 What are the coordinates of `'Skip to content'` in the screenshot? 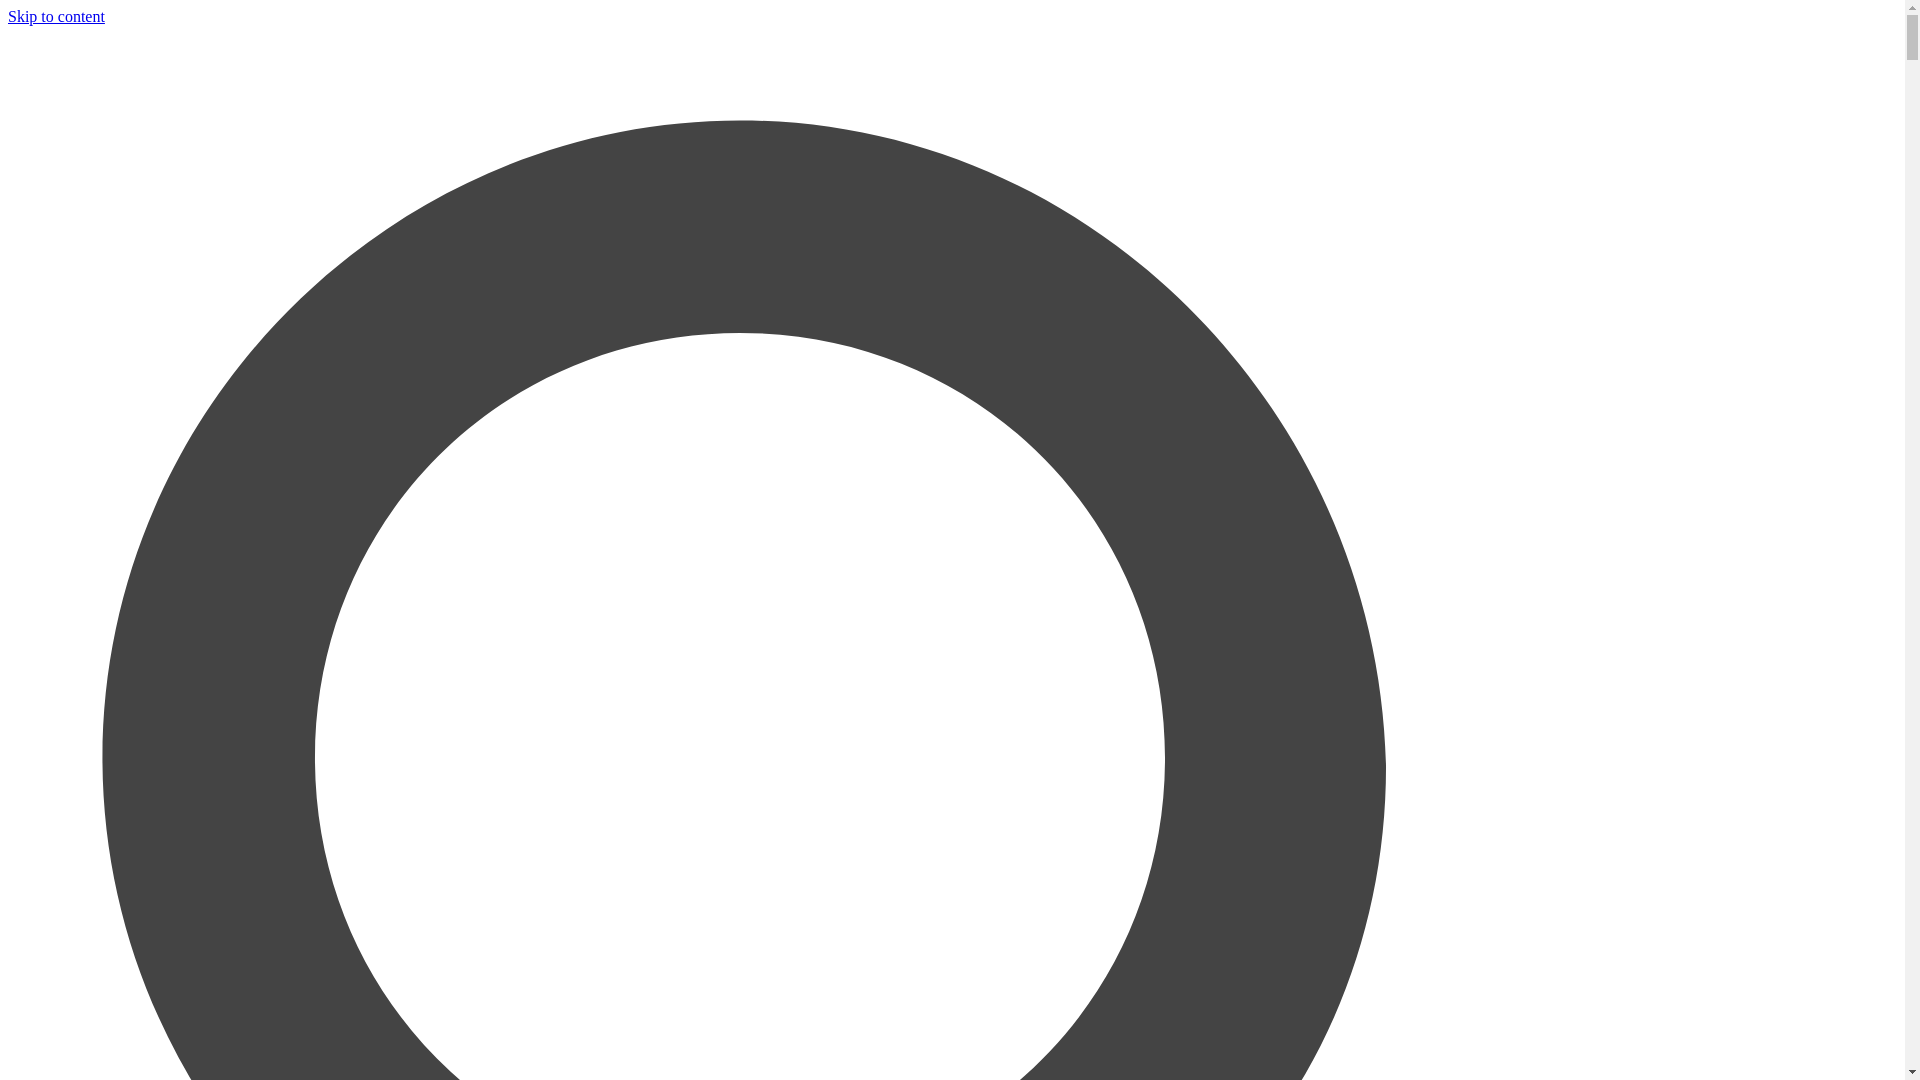 It's located at (8, 16).